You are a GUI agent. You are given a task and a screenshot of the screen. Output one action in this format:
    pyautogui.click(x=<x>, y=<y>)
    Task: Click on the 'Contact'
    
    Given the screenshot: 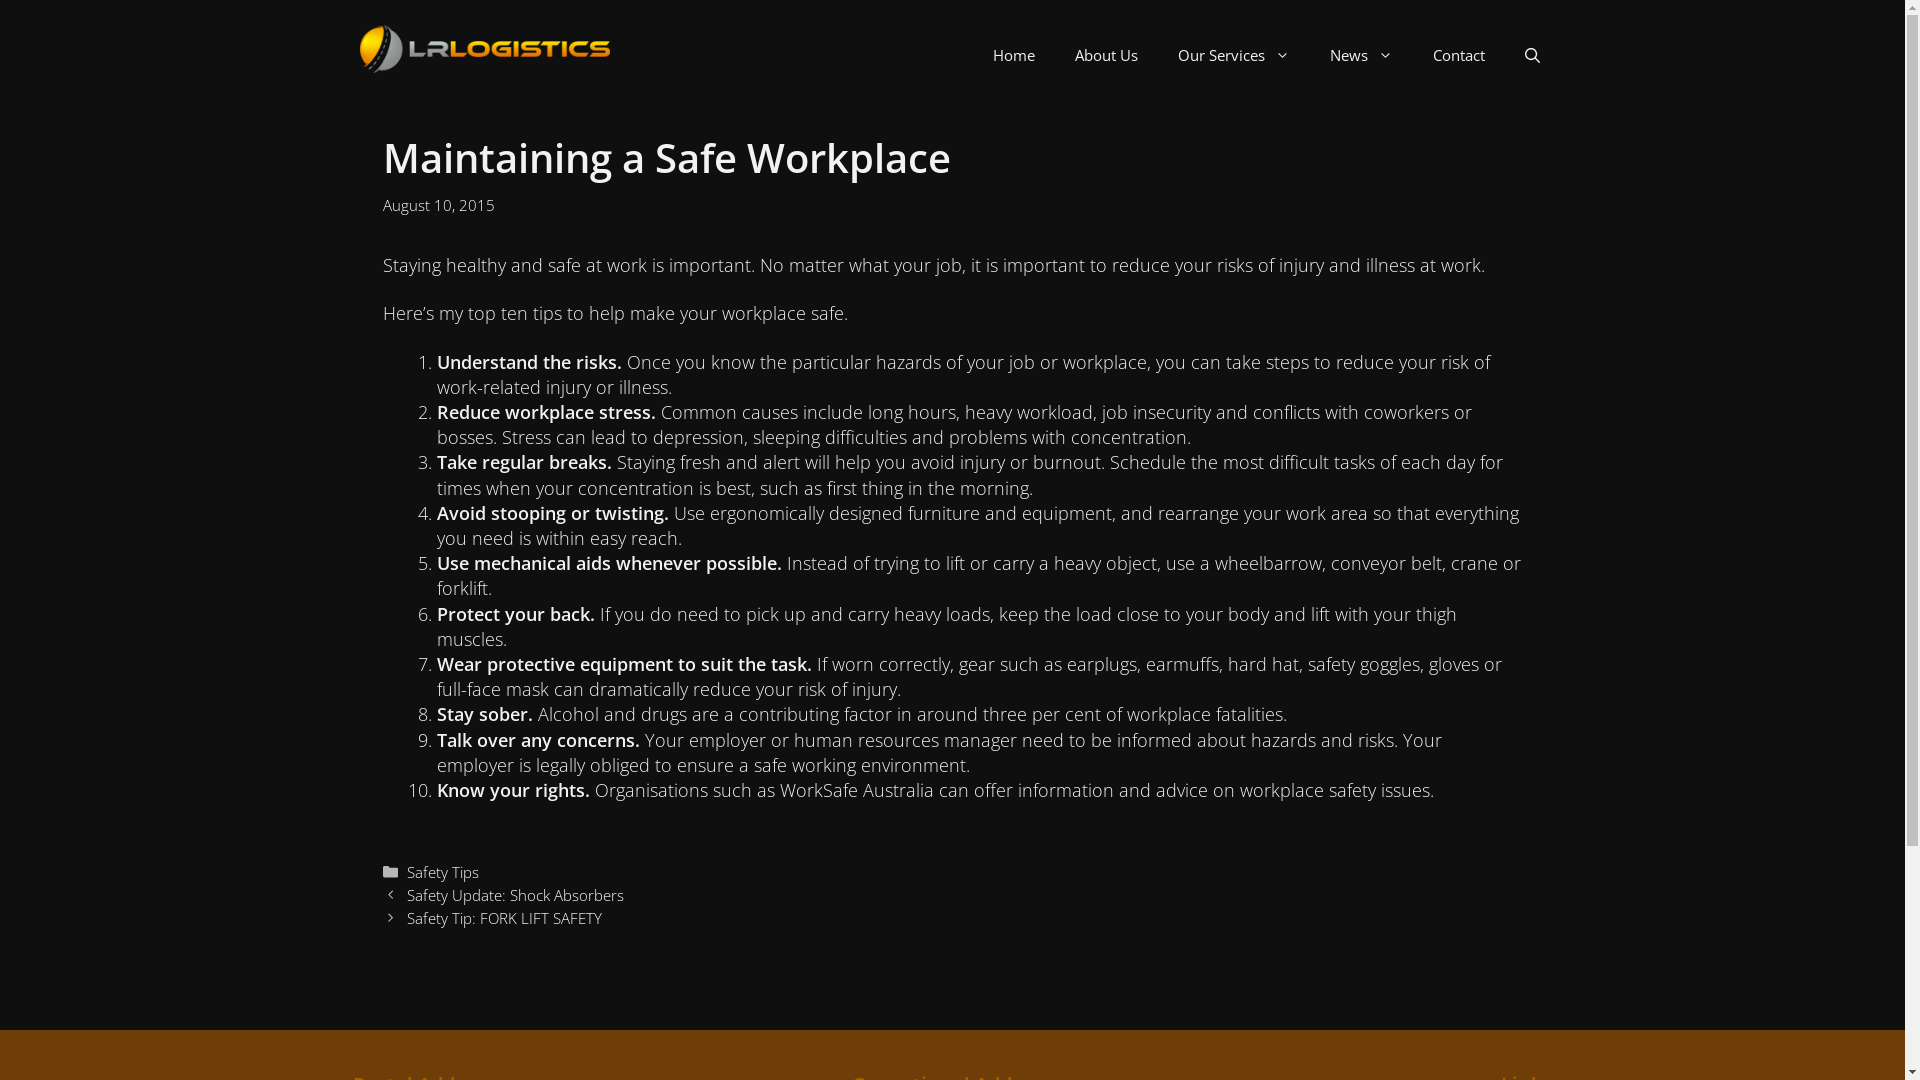 What is the action you would take?
    pyautogui.click(x=1459, y=53)
    